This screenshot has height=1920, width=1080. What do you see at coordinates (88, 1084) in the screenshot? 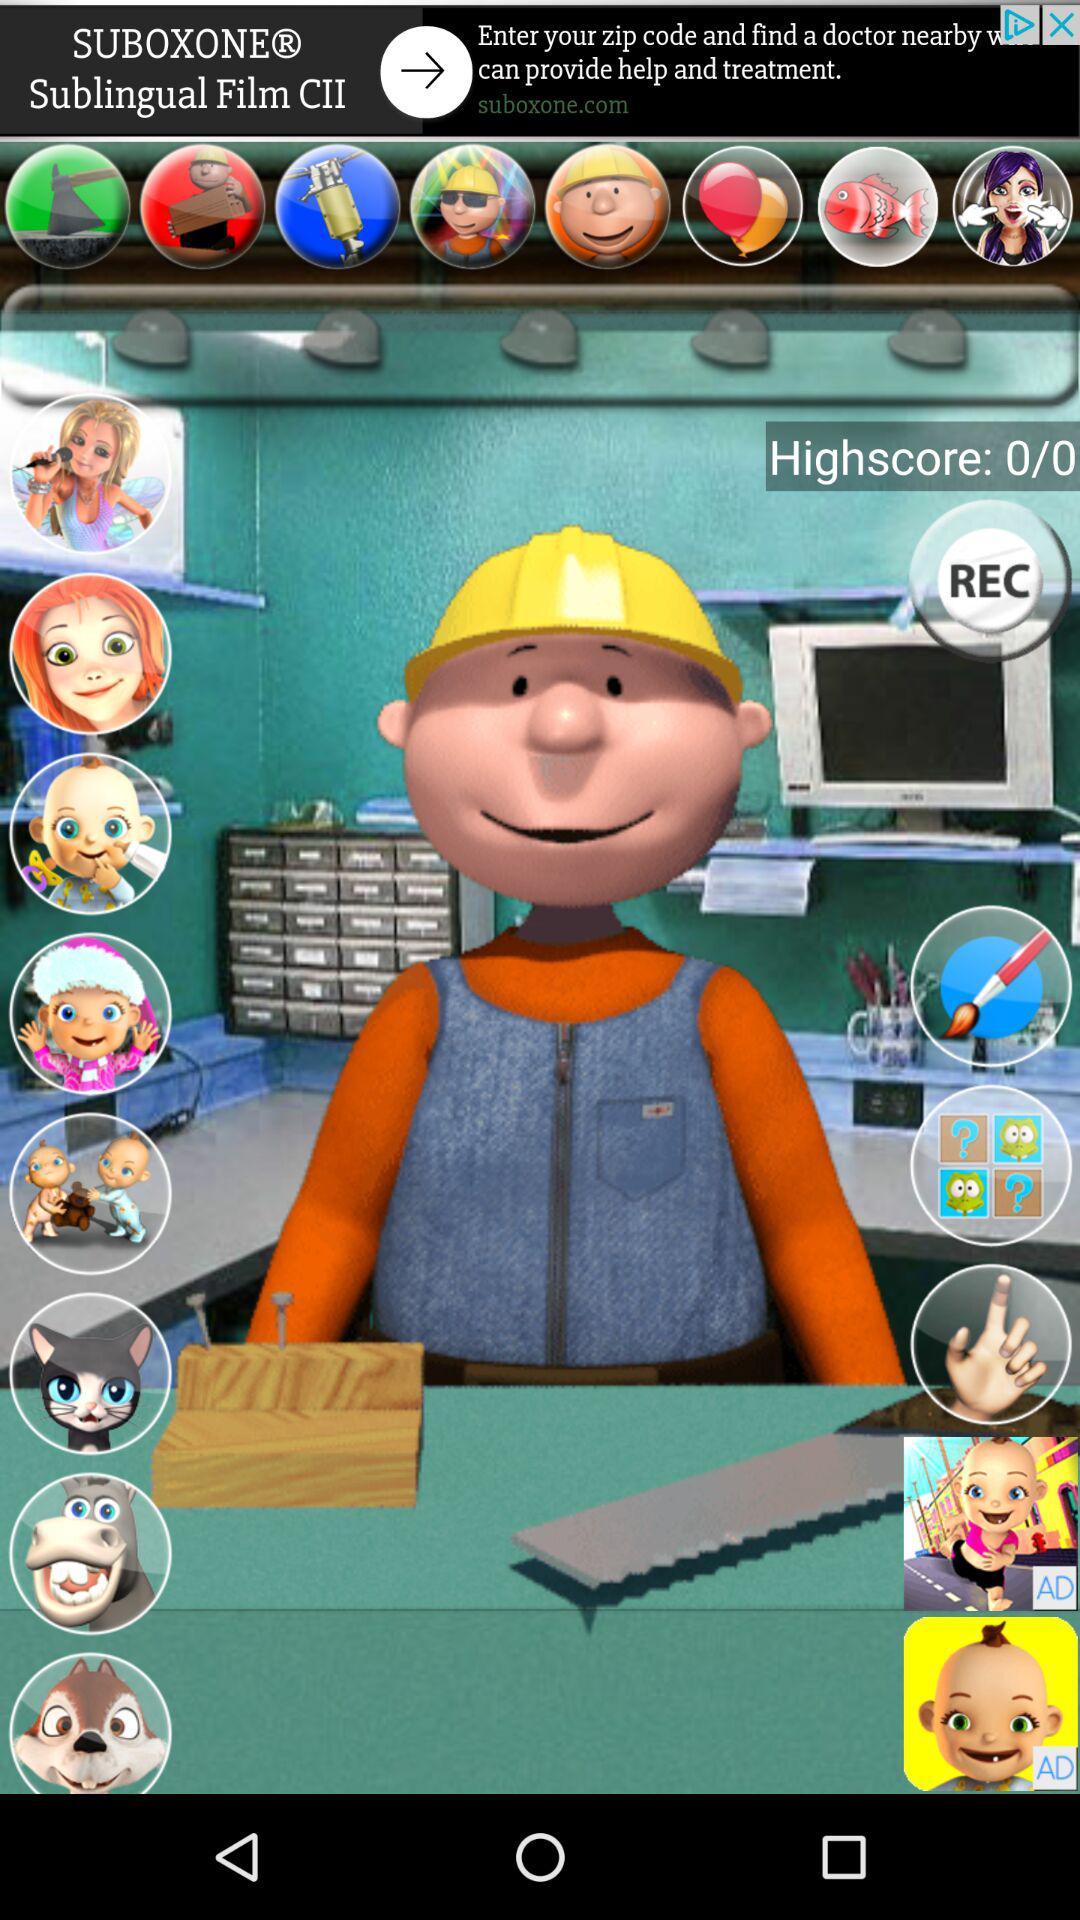
I see `the avatar icon` at bounding box center [88, 1084].